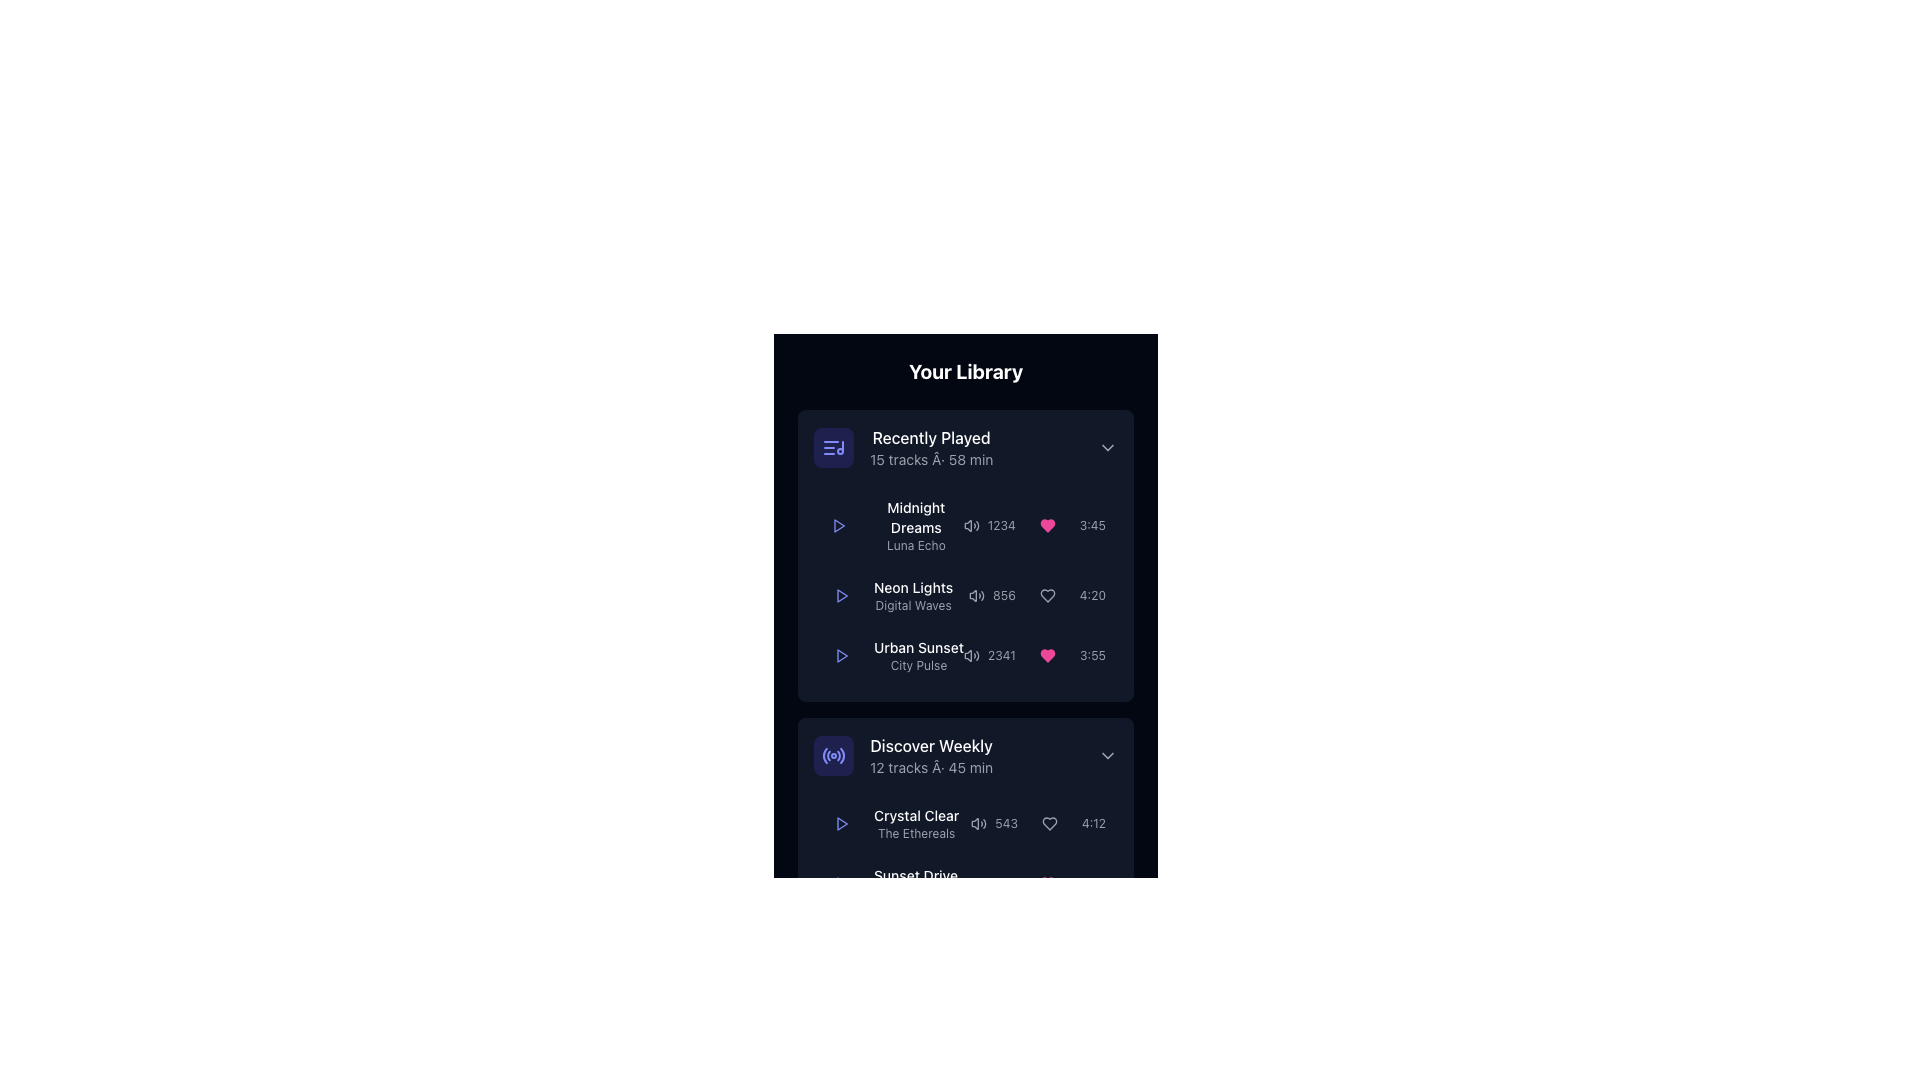 This screenshot has width=1920, height=1080. I want to click on the play button located prominently within the left part of the Discover Weekly section to initiate playback of the associated audio or video content, so click(841, 1060).